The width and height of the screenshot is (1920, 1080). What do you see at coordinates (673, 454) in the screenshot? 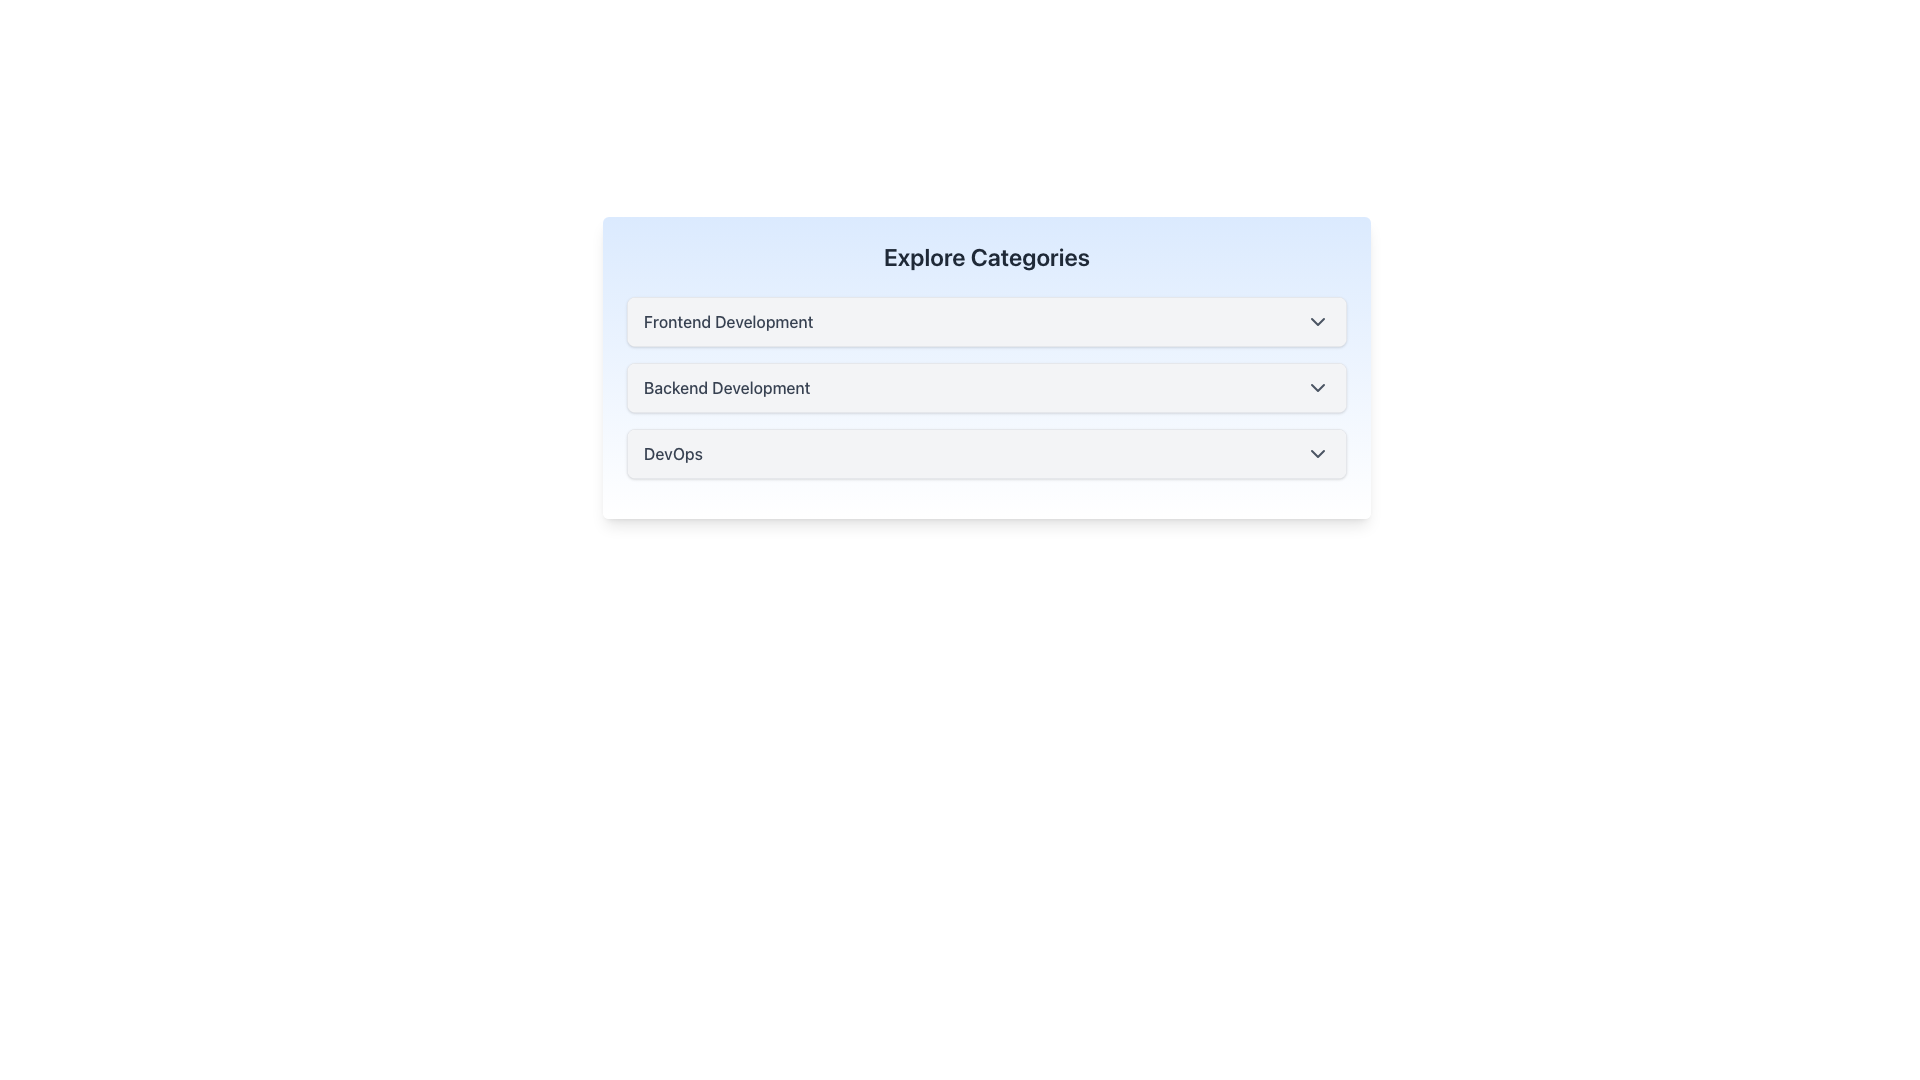
I see `the text label displaying 'DevOps', which is styled with a medium font weight and gray color, located in the left portion of the third item in a vertically arranged list of category headers` at bounding box center [673, 454].